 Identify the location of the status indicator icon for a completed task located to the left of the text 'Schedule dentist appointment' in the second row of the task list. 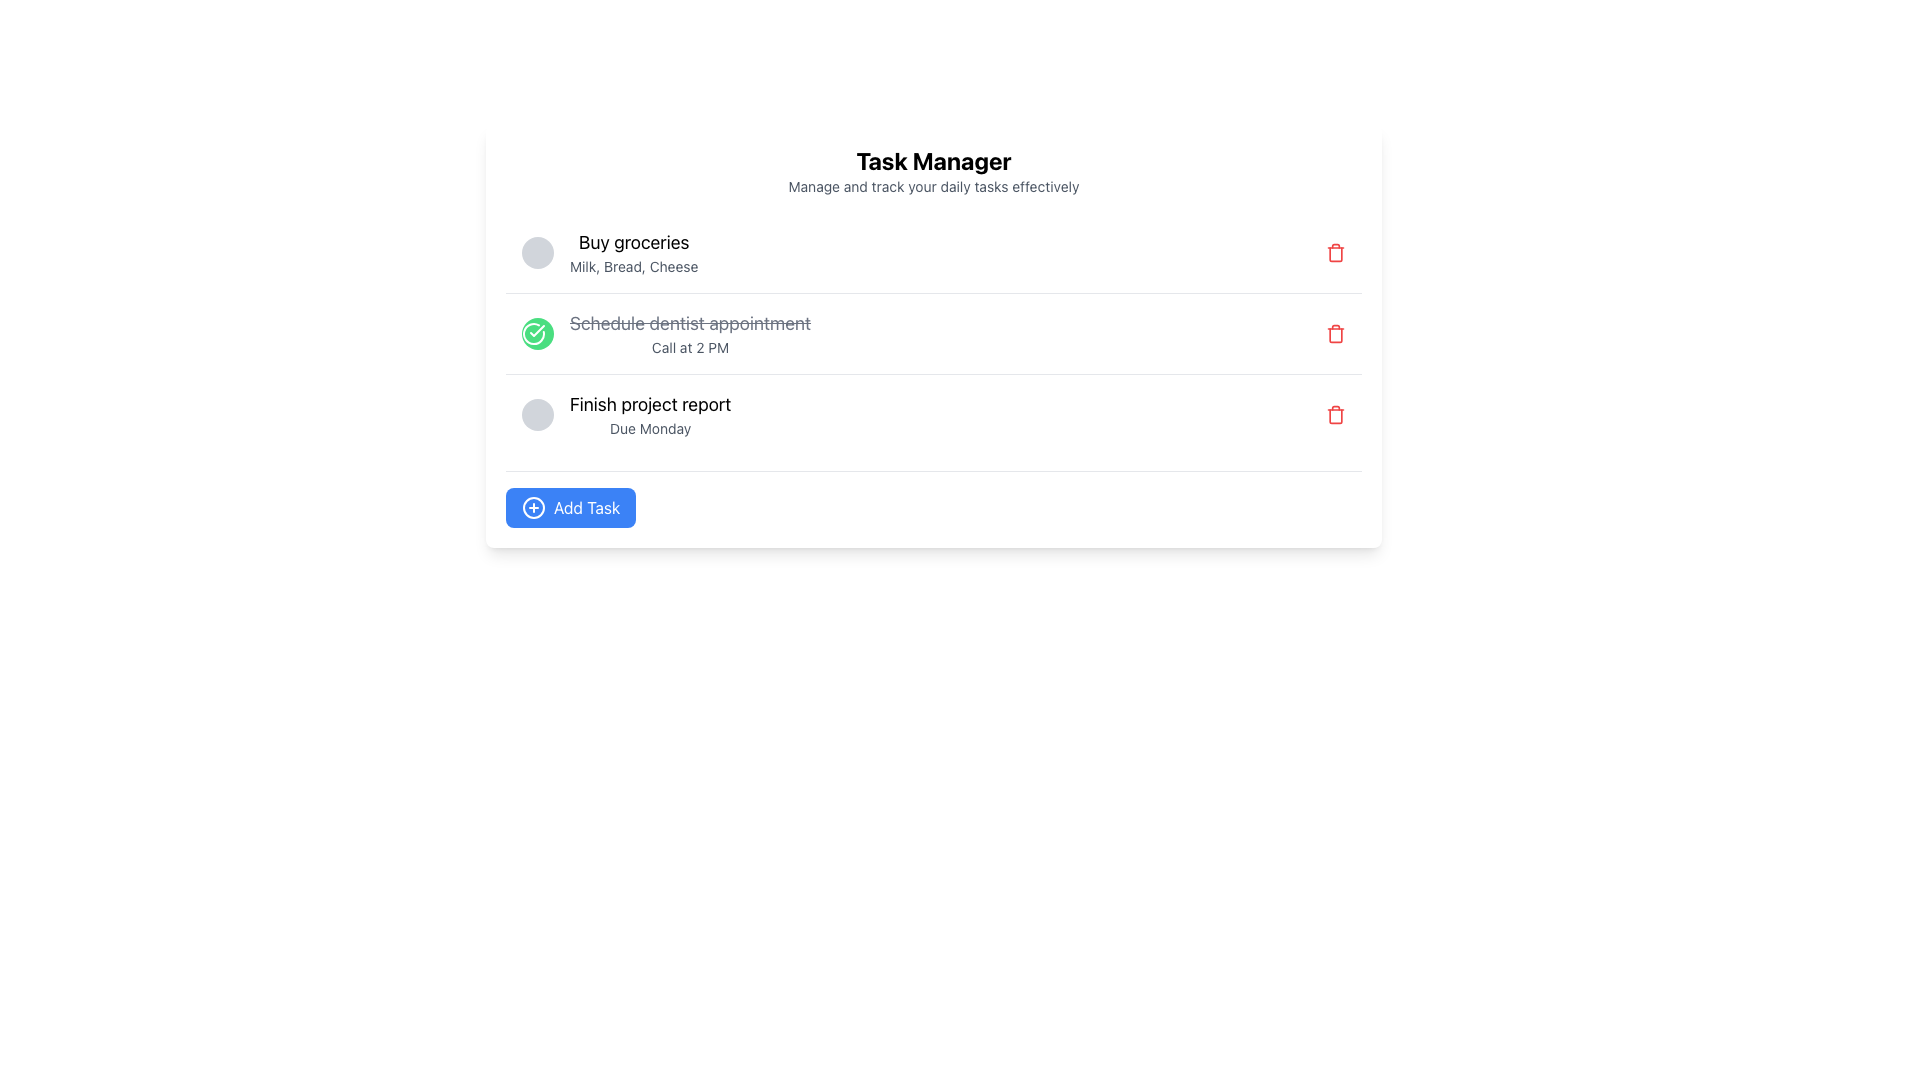
(533, 333).